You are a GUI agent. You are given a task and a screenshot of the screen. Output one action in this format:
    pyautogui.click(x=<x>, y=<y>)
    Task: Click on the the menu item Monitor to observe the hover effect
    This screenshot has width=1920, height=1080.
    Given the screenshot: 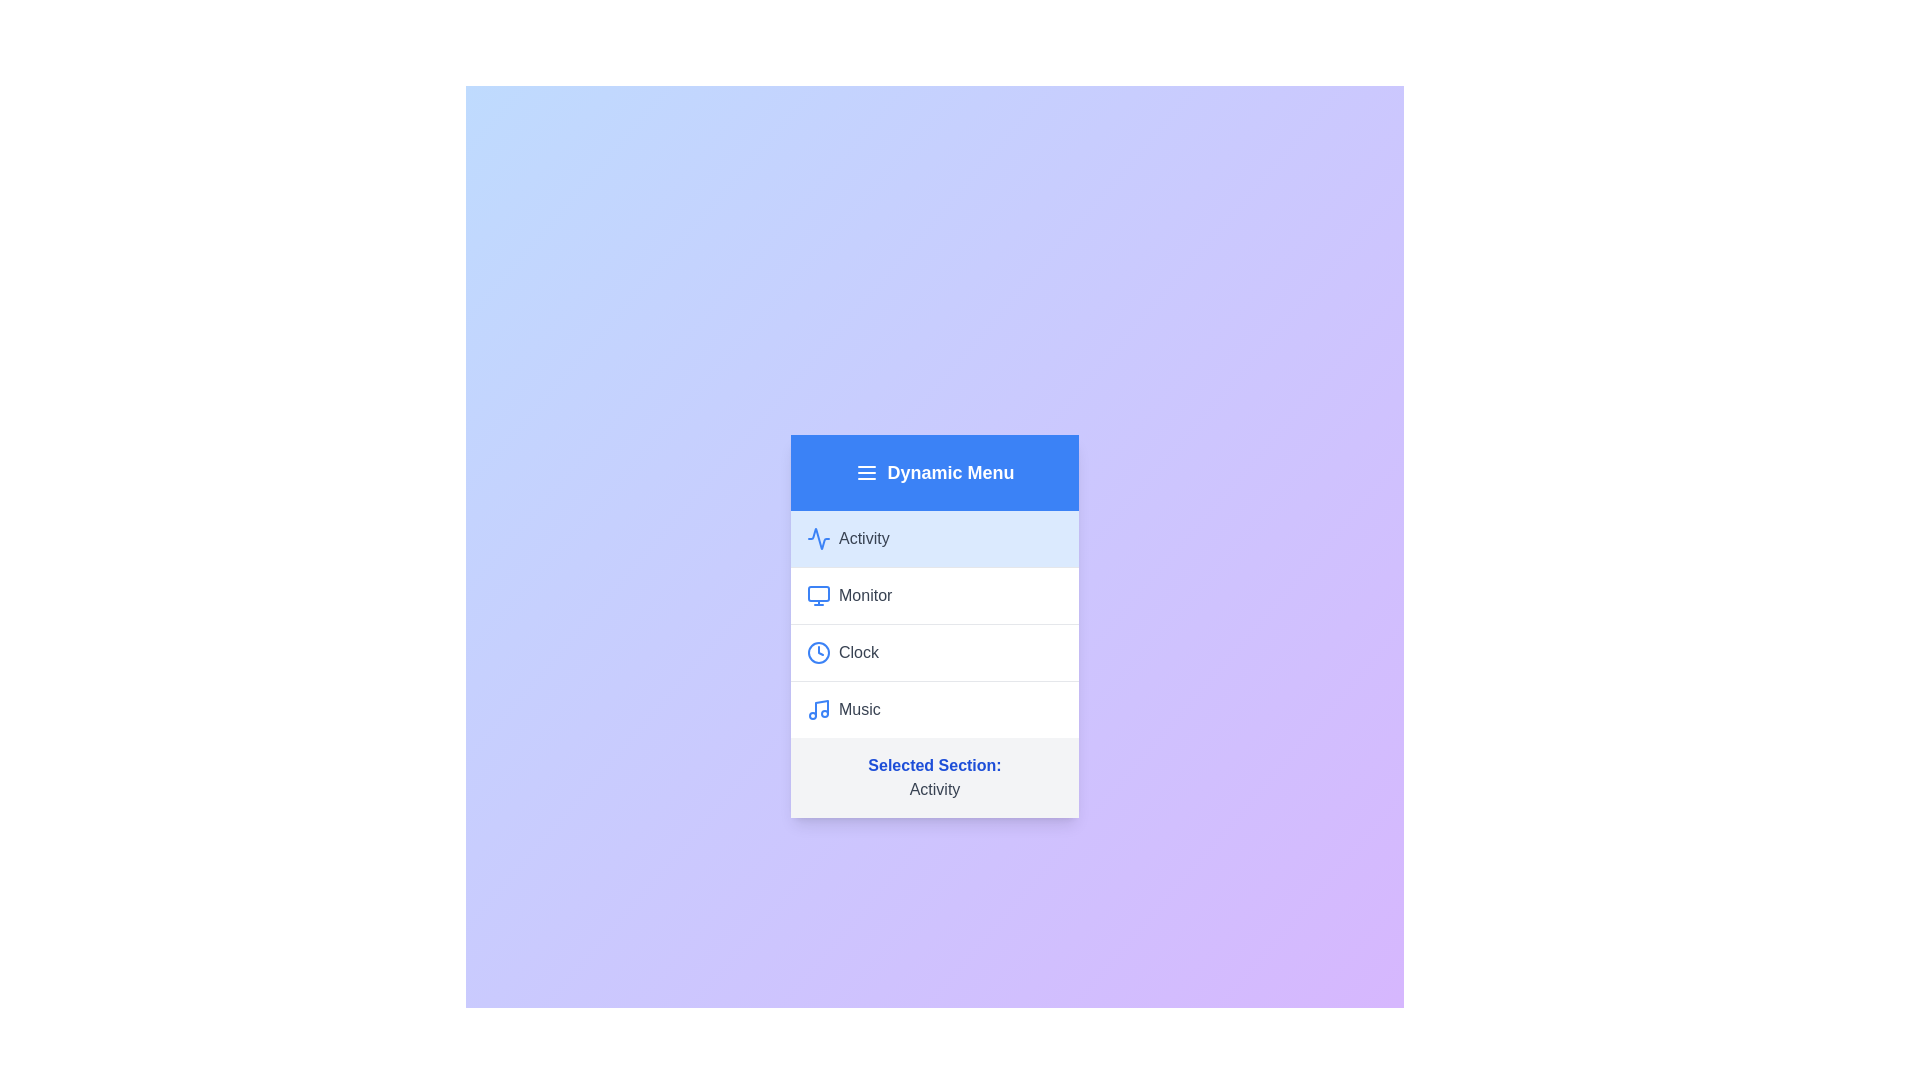 What is the action you would take?
    pyautogui.click(x=934, y=593)
    